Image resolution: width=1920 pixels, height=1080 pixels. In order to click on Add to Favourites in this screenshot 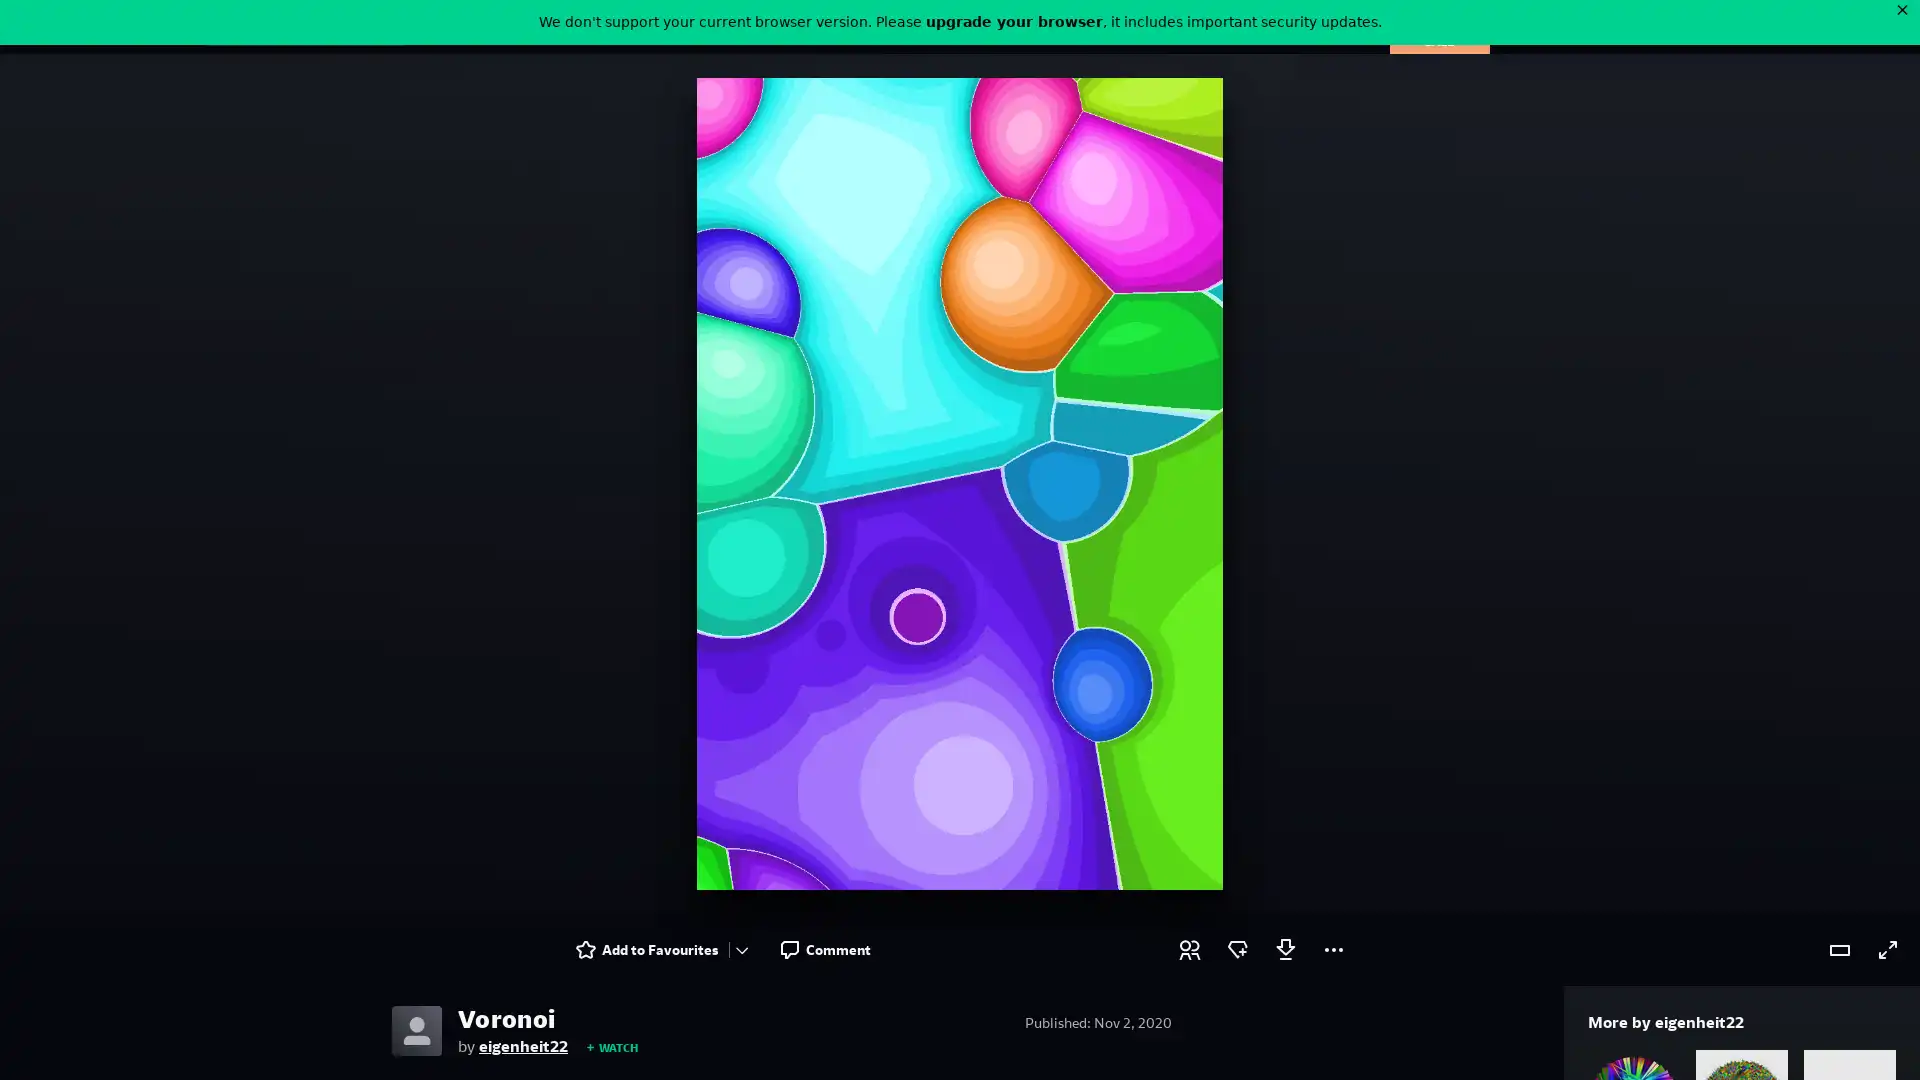, I will do `click(466, 948)`.